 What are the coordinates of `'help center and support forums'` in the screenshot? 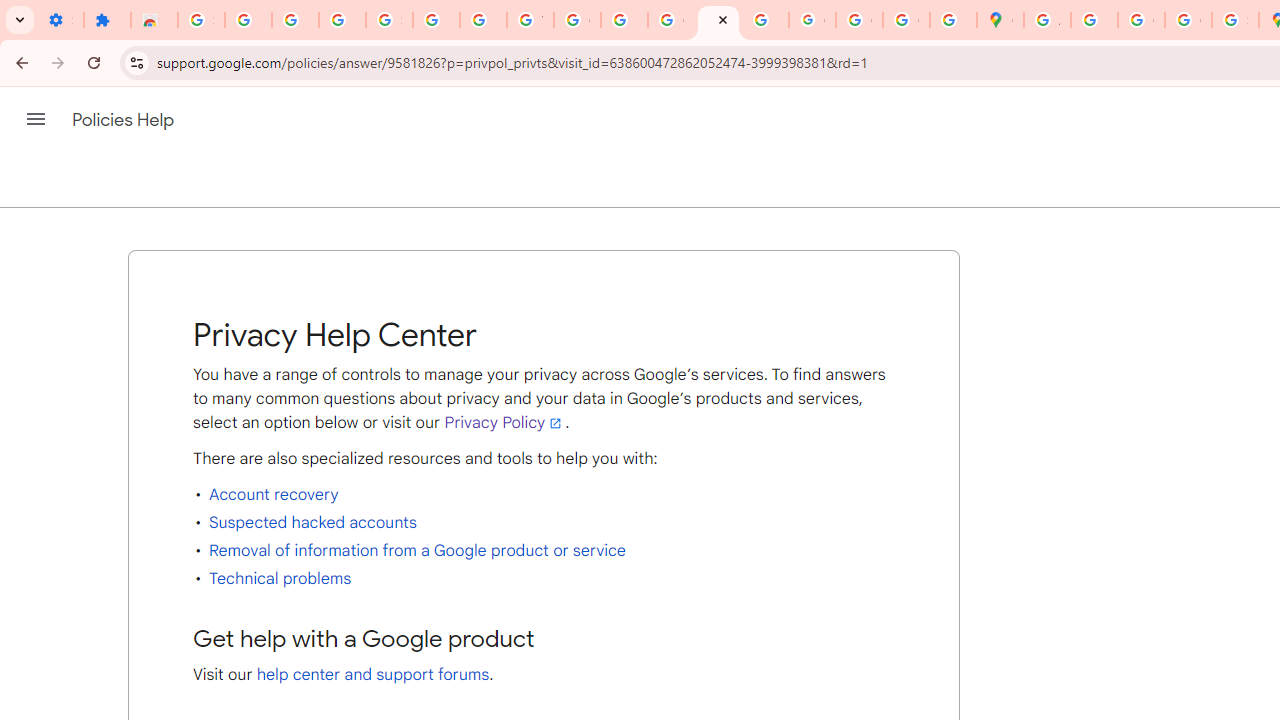 It's located at (373, 675).